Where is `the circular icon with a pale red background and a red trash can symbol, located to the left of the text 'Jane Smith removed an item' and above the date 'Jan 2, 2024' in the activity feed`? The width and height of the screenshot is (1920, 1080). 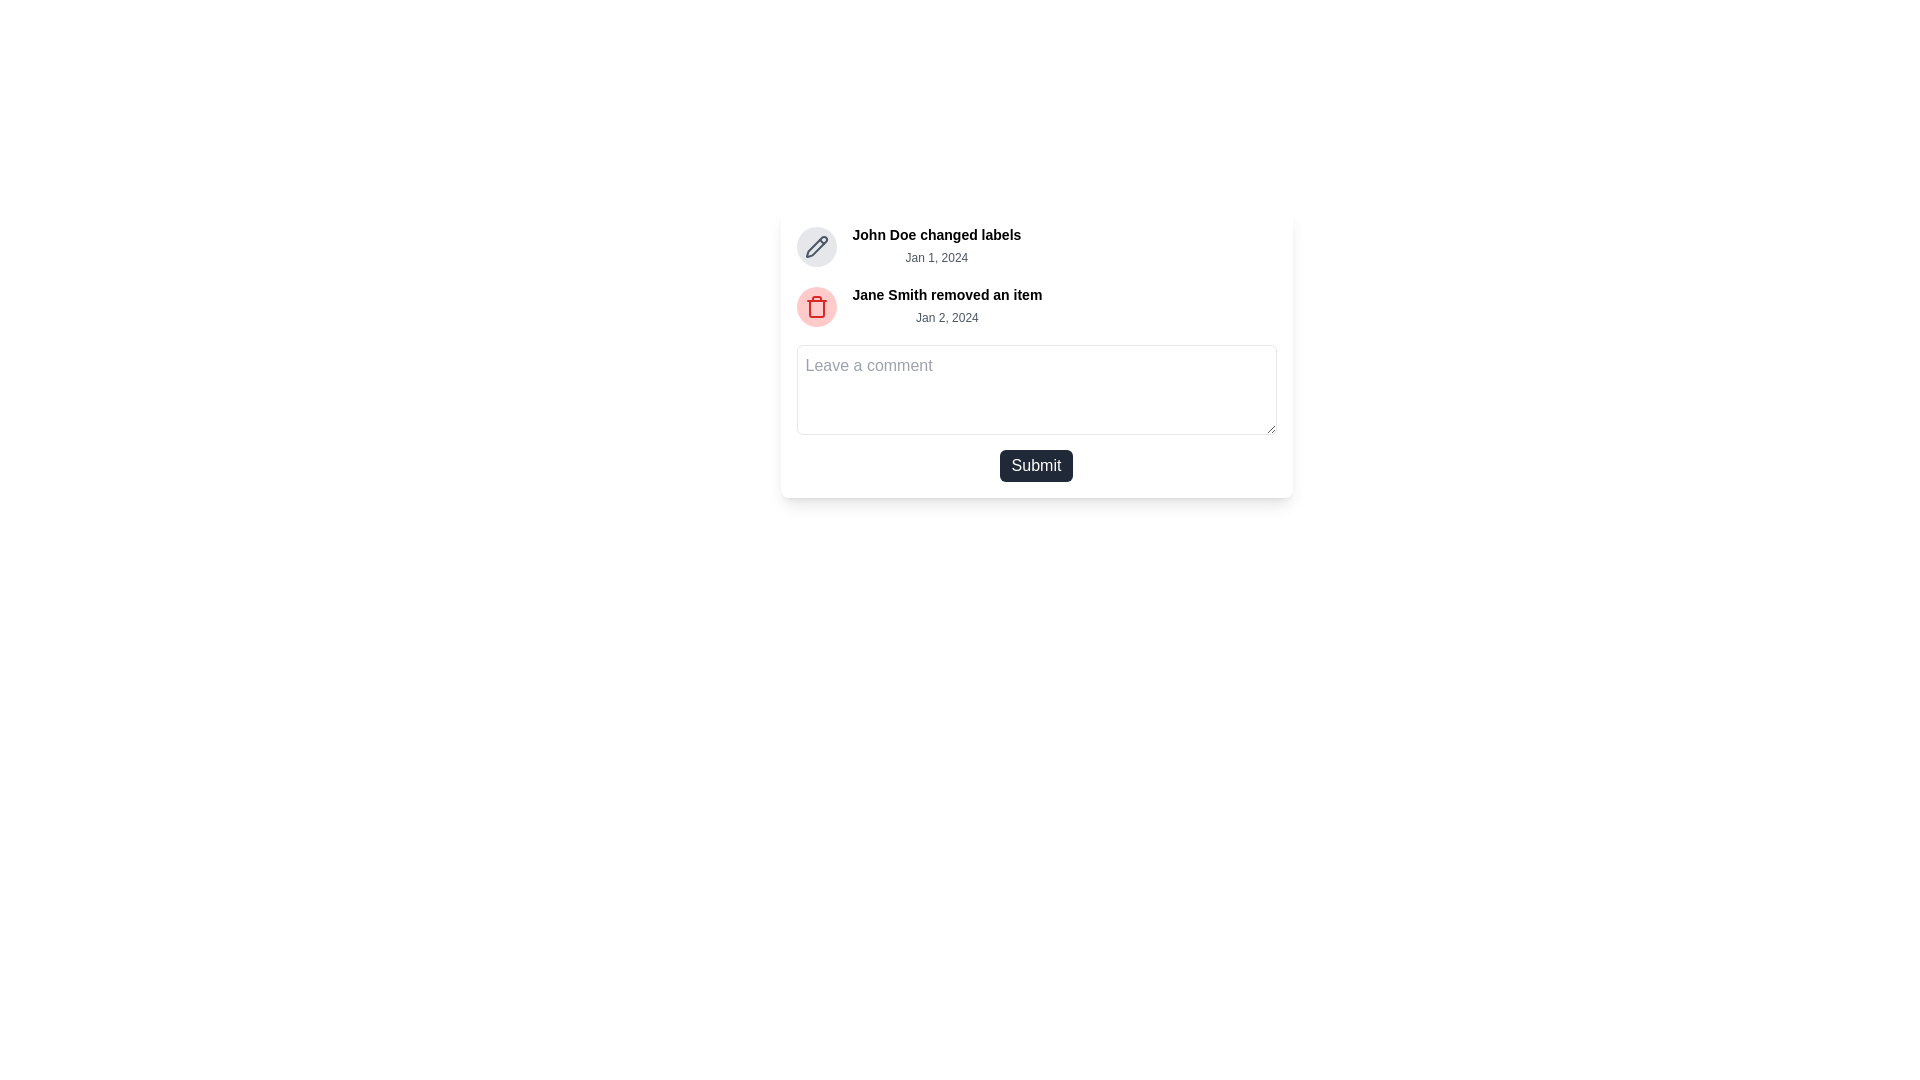
the circular icon with a pale red background and a red trash can symbol, located to the left of the text 'Jane Smith removed an item' and above the date 'Jan 2, 2024' in the activity feed is located at coordinates (816, 307).